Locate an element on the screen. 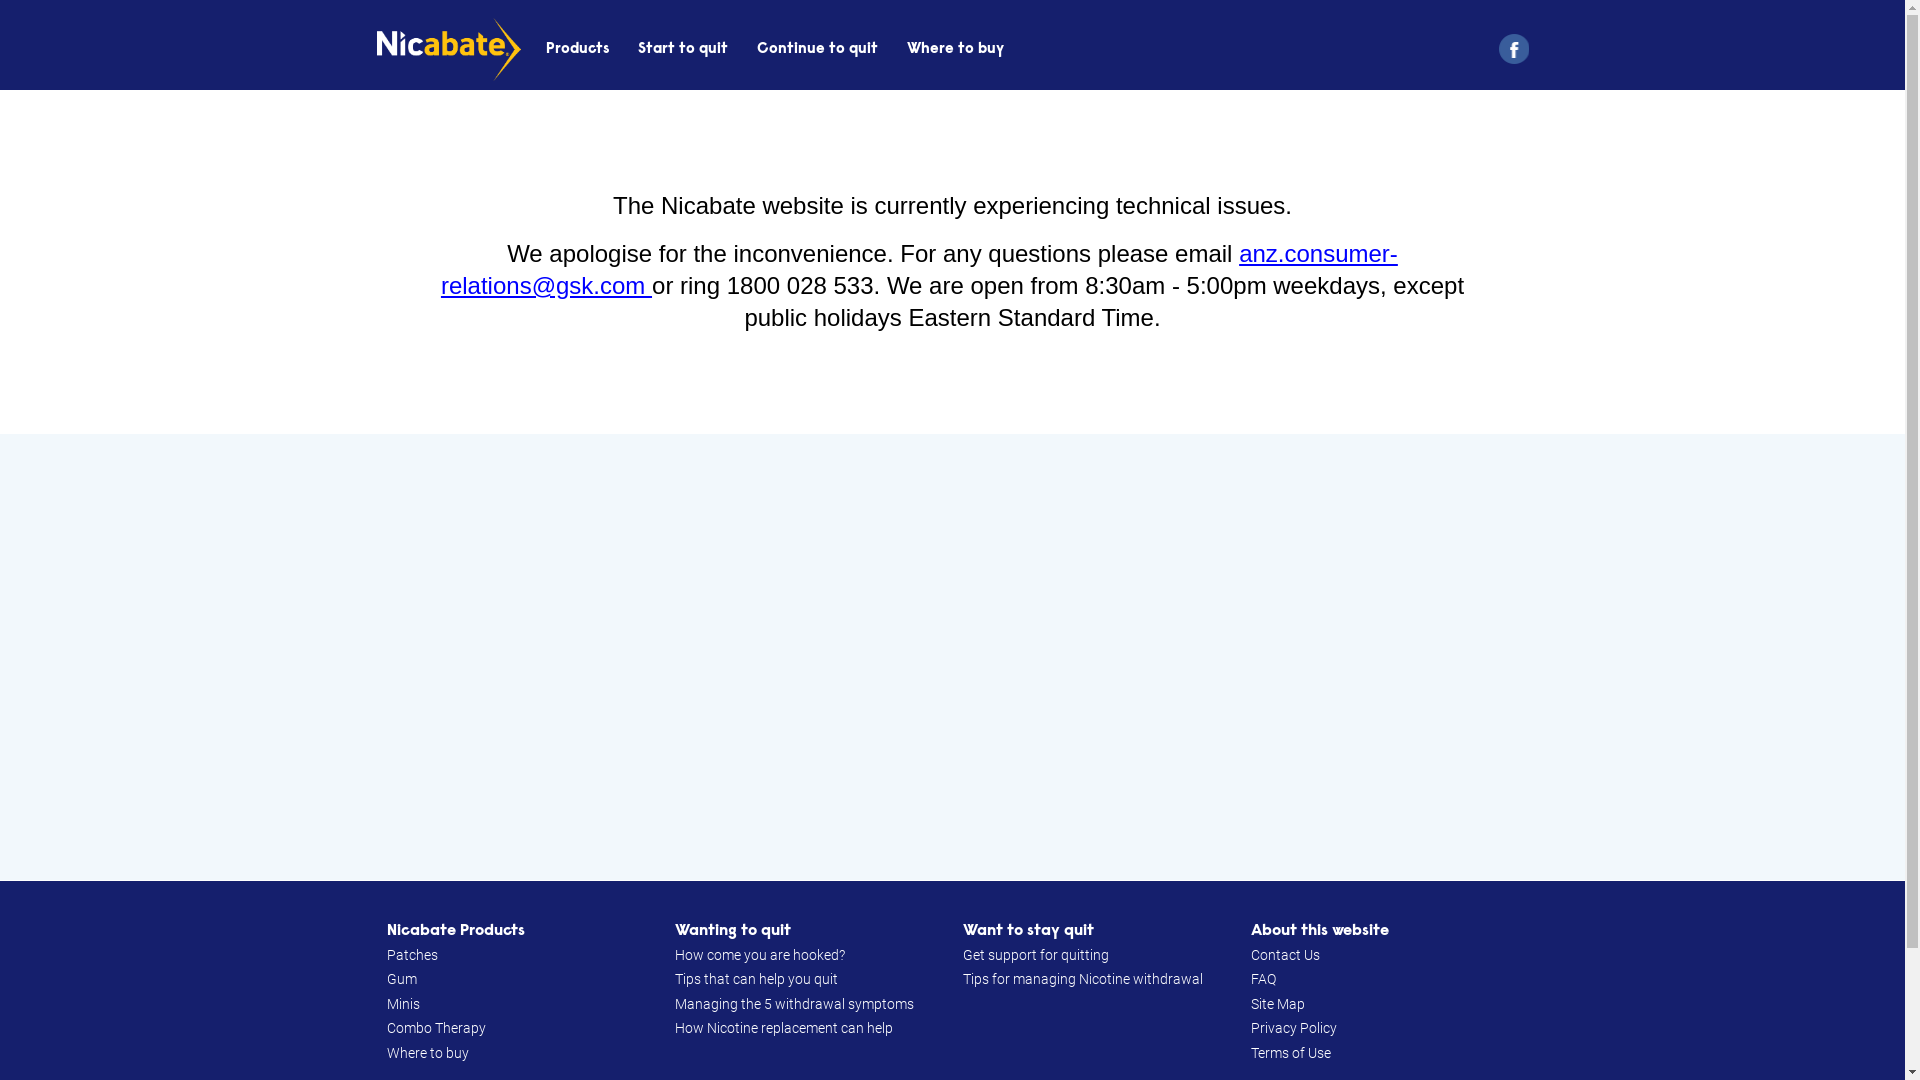  ' ' is located at coordinates (1506, 48).